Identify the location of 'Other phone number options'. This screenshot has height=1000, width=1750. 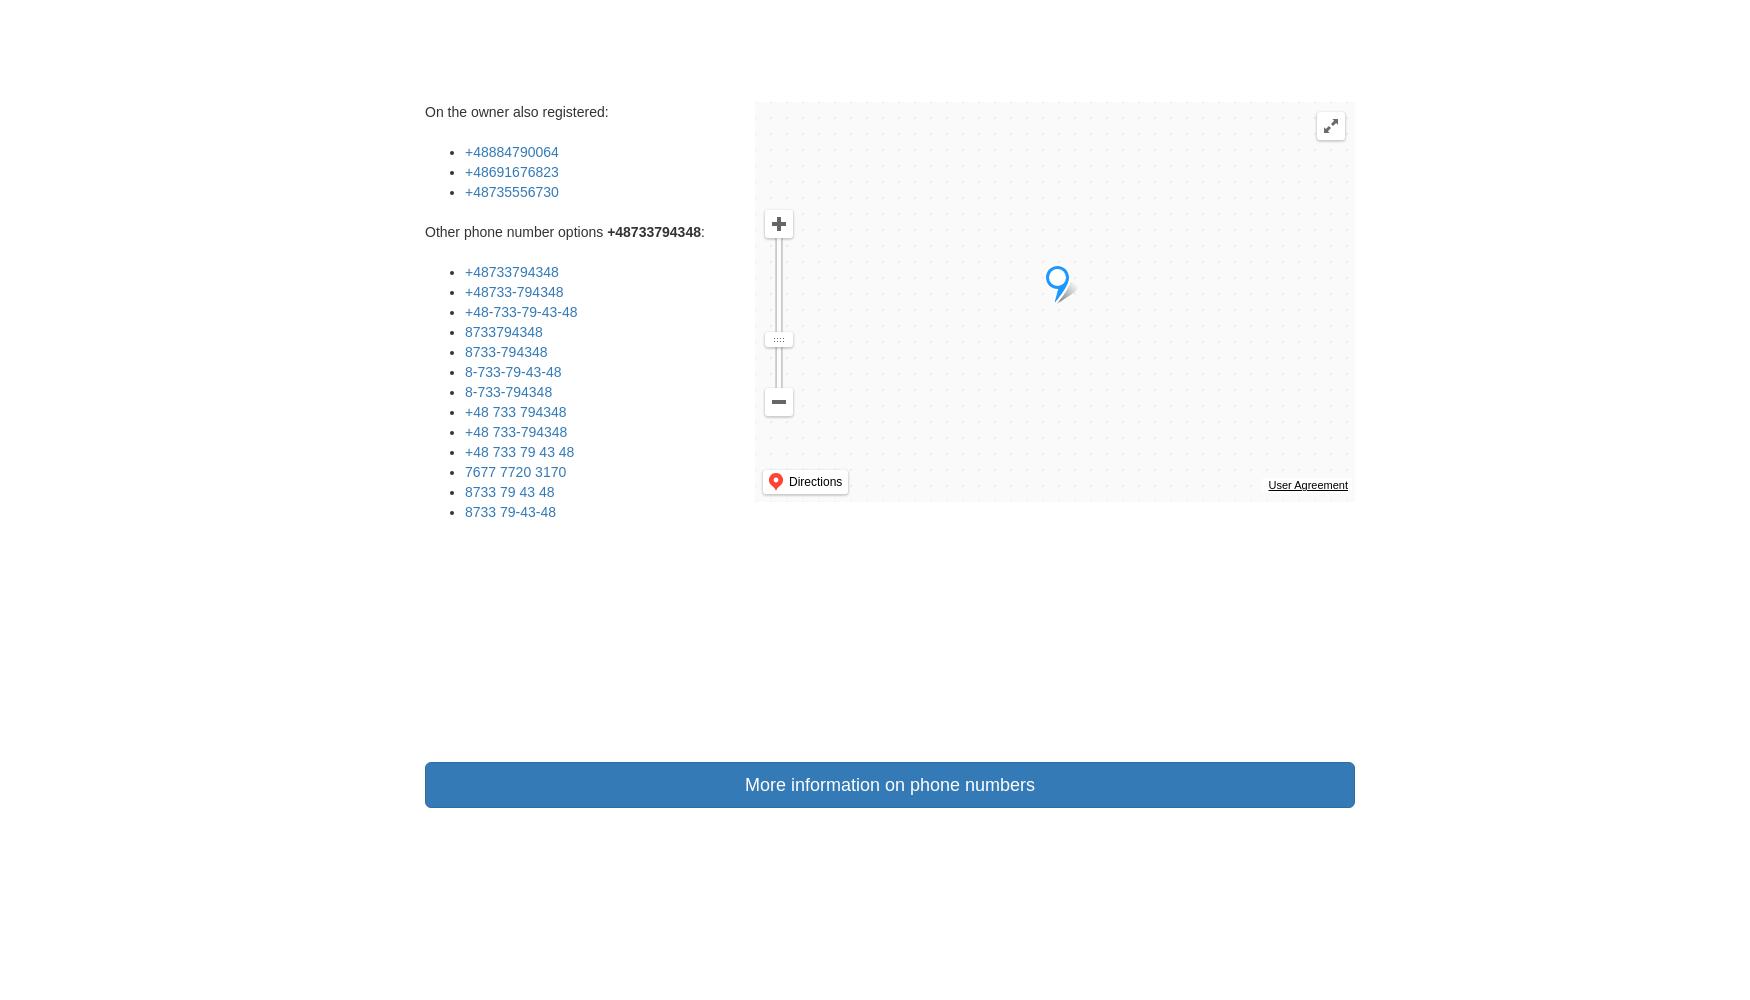
(515, 231).